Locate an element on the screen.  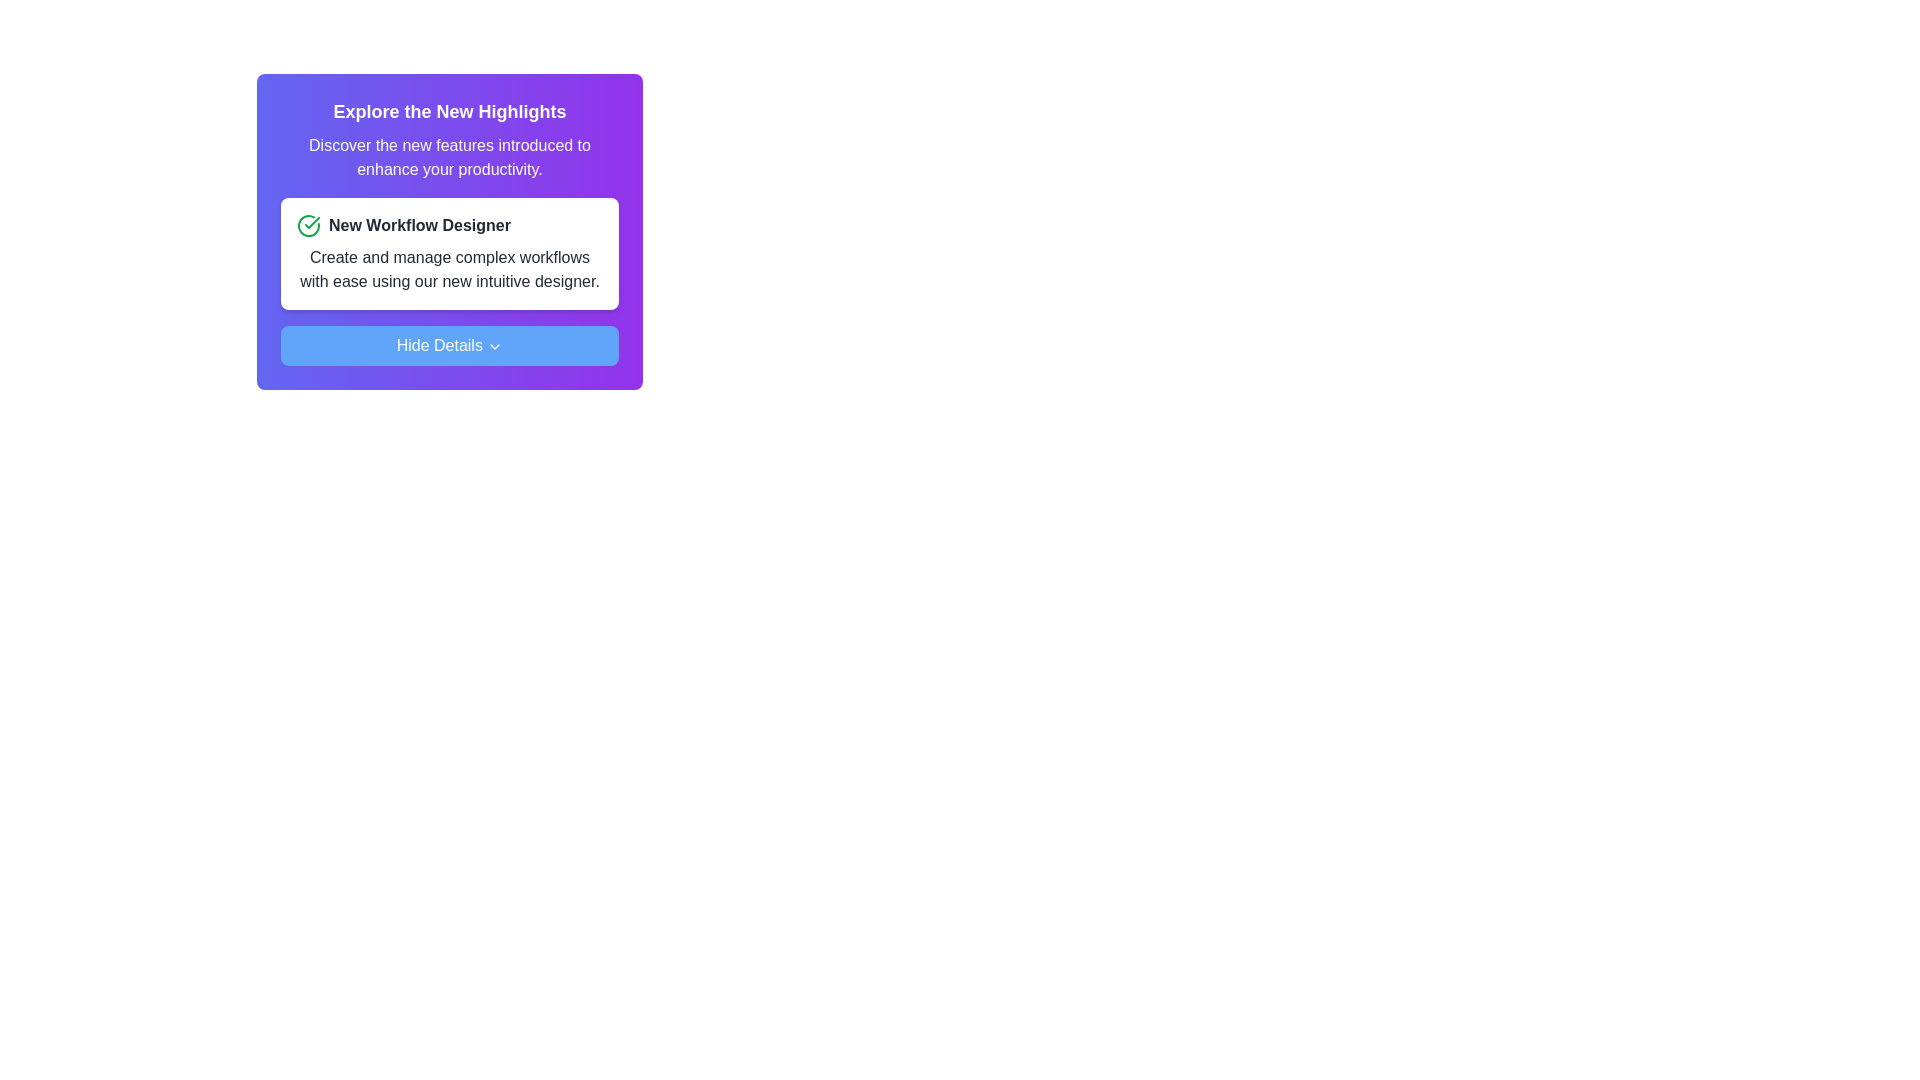
the Text Description element that provides information about the new workflow designer, located below the header 'New Workflow Designer' is located at coordinates (449, 270).